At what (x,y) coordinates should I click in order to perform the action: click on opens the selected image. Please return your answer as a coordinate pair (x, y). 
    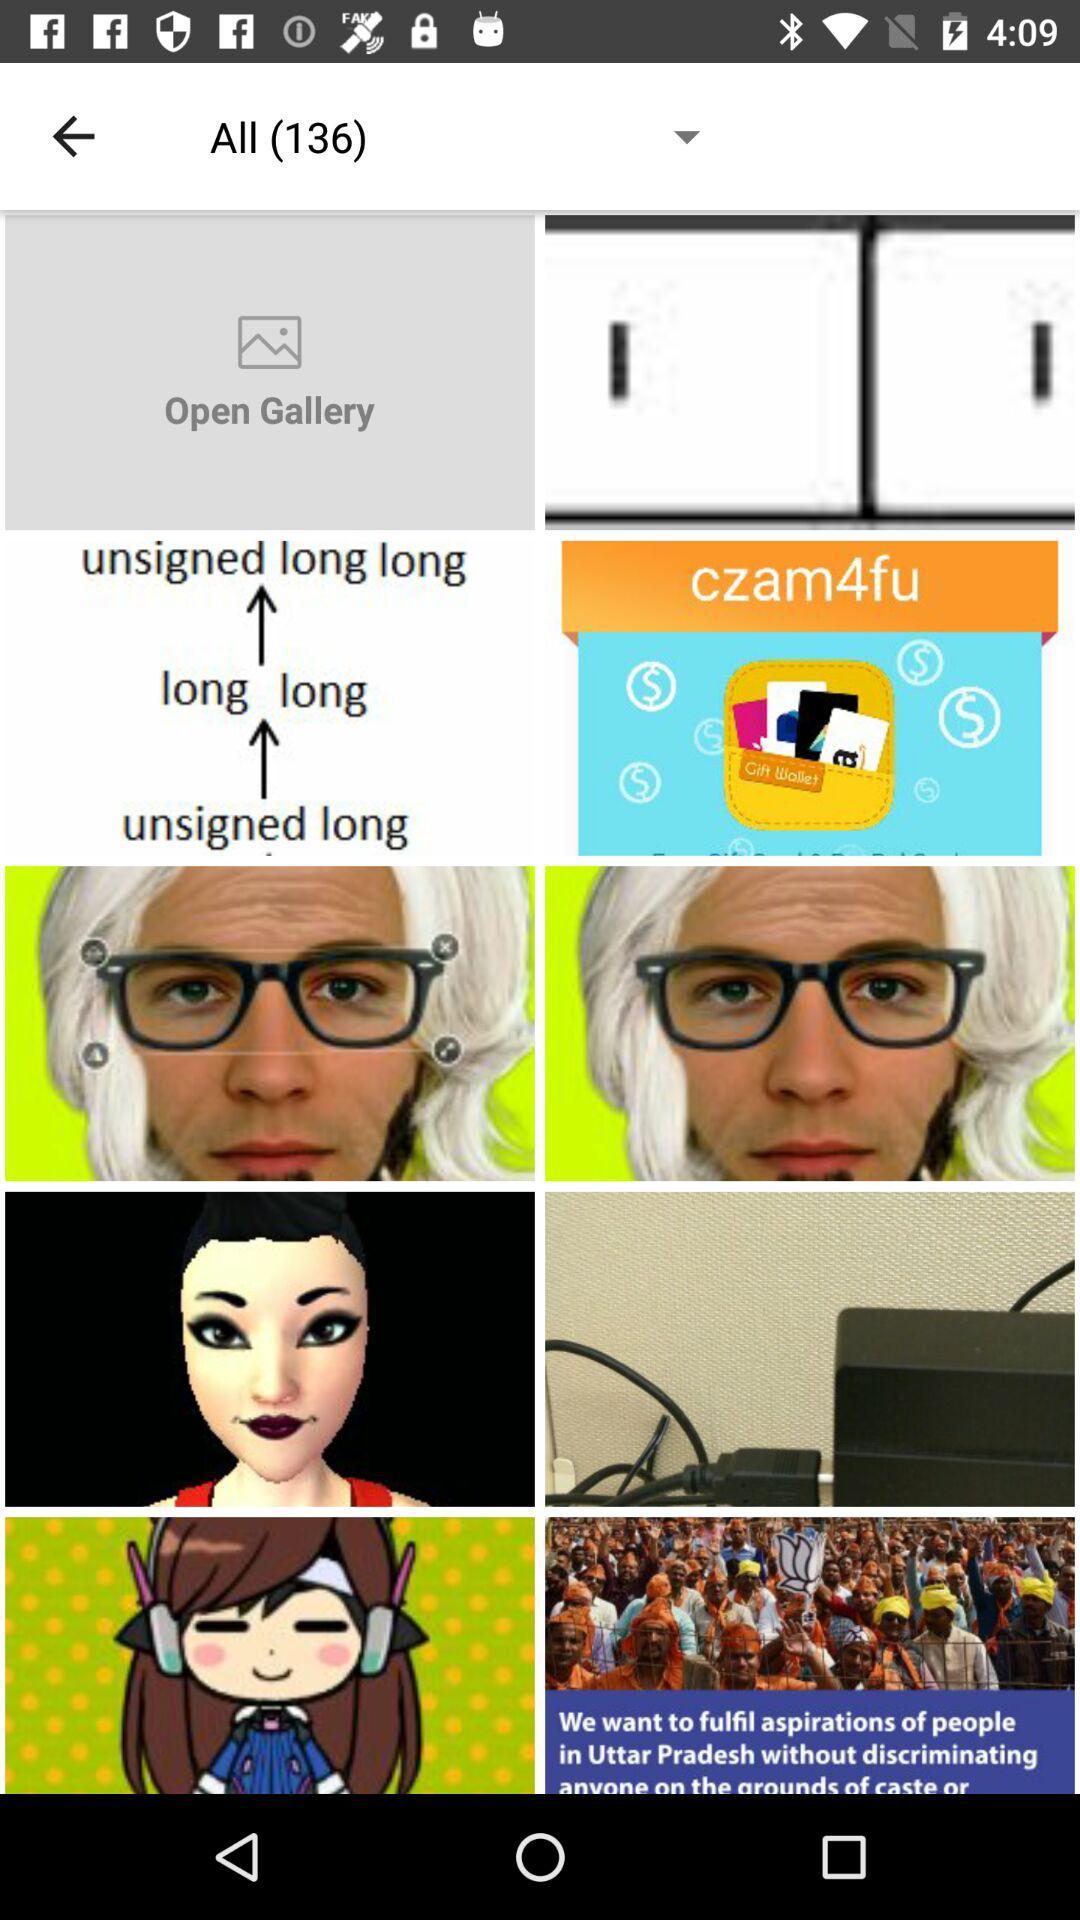
    Looking at the image, I should click on (810, 372).